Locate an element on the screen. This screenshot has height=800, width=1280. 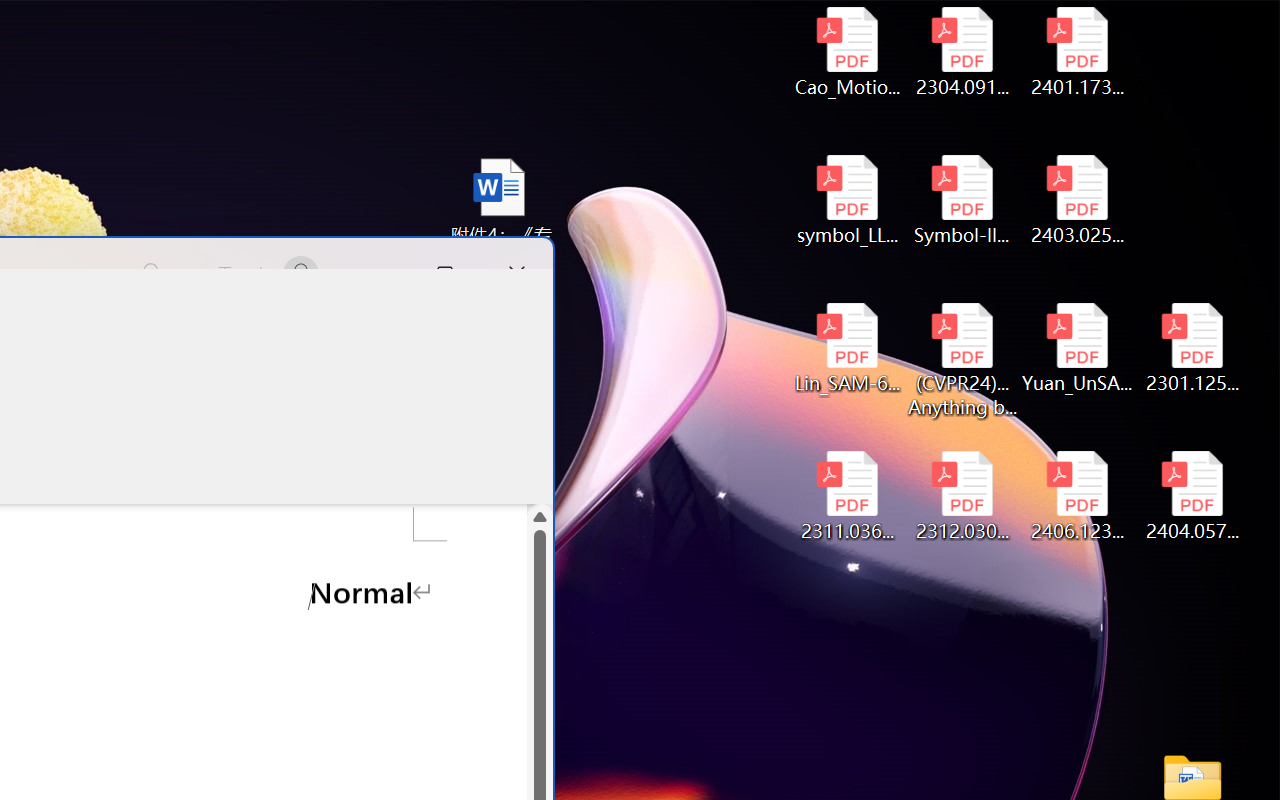
'2312.03032v2.pdf' is located at coordinates (962, 496).